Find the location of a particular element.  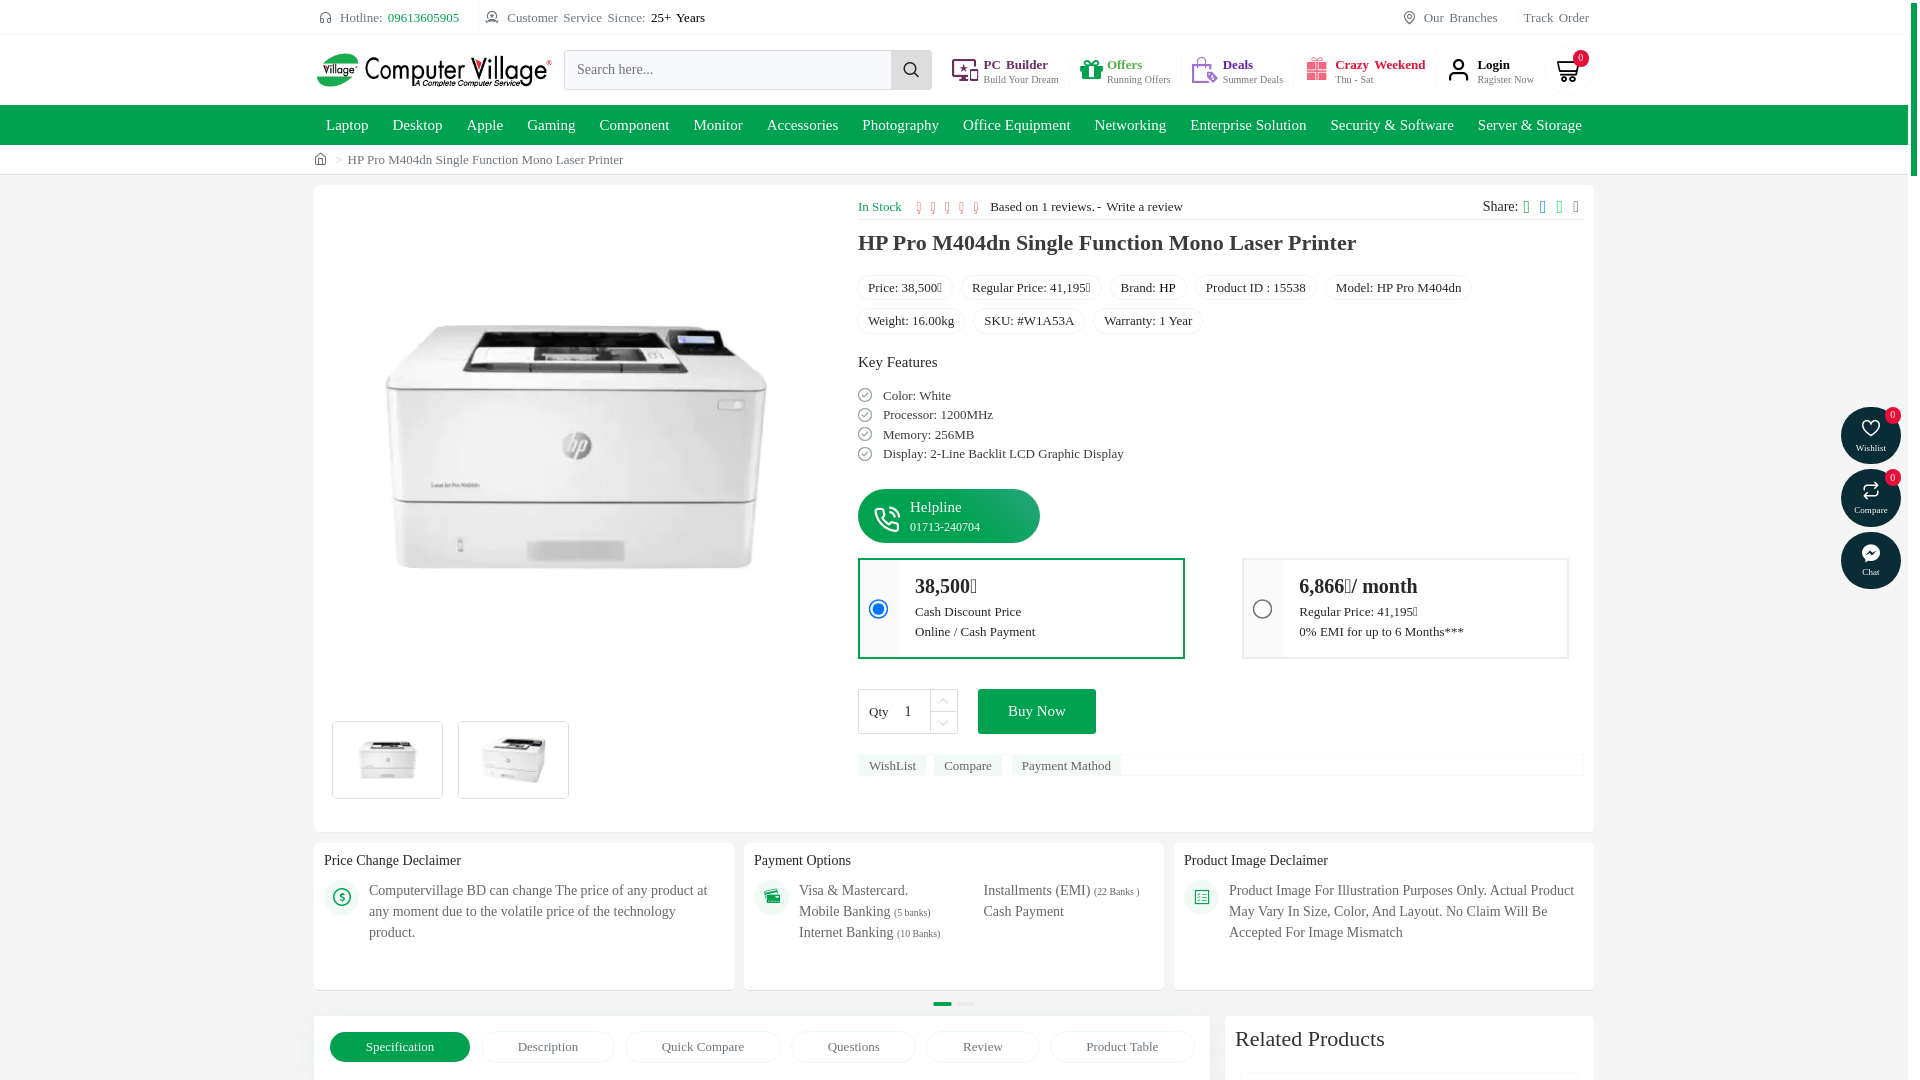

'Computer Village' is located at coordinates (312, 69).